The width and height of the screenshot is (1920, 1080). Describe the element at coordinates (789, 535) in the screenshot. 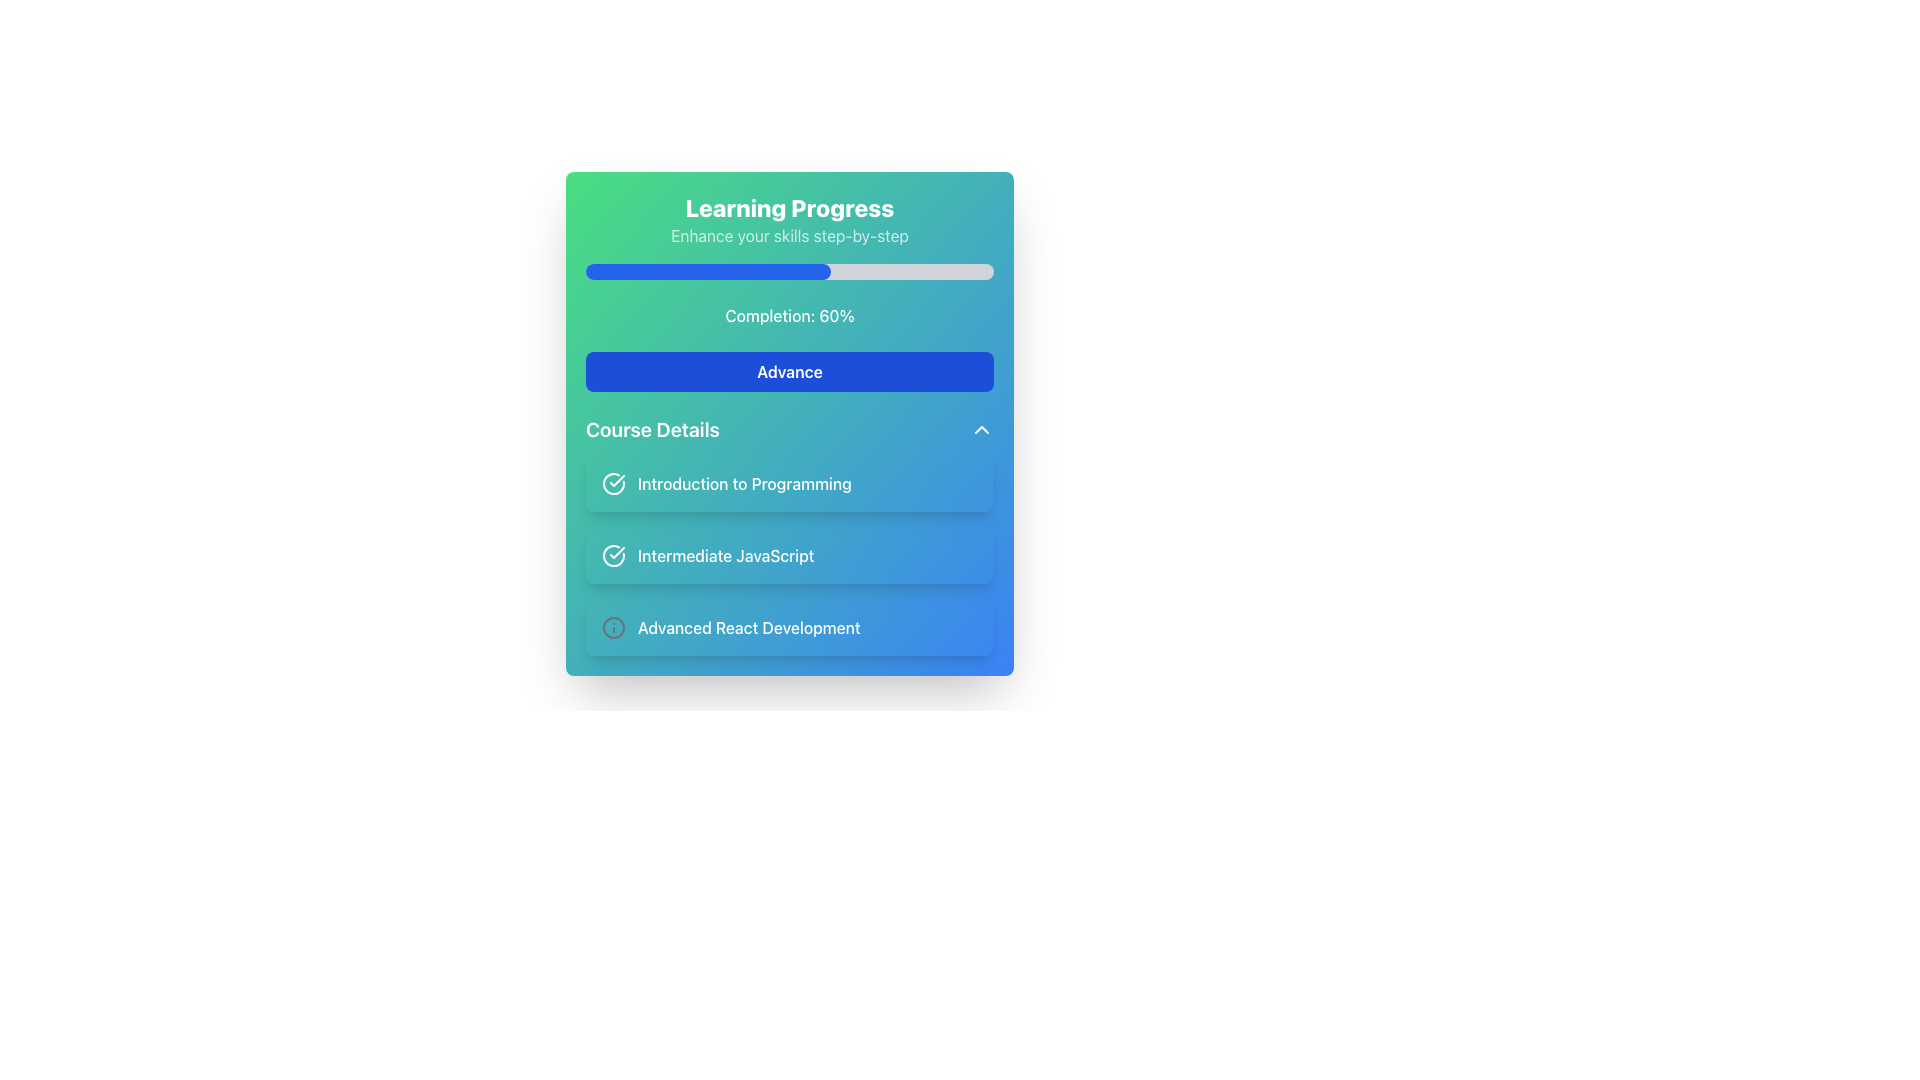

I see `course name from the course entry labeled 'Intermediate JavaScript' located in the 'Course Details' section of the progress card` at that location.